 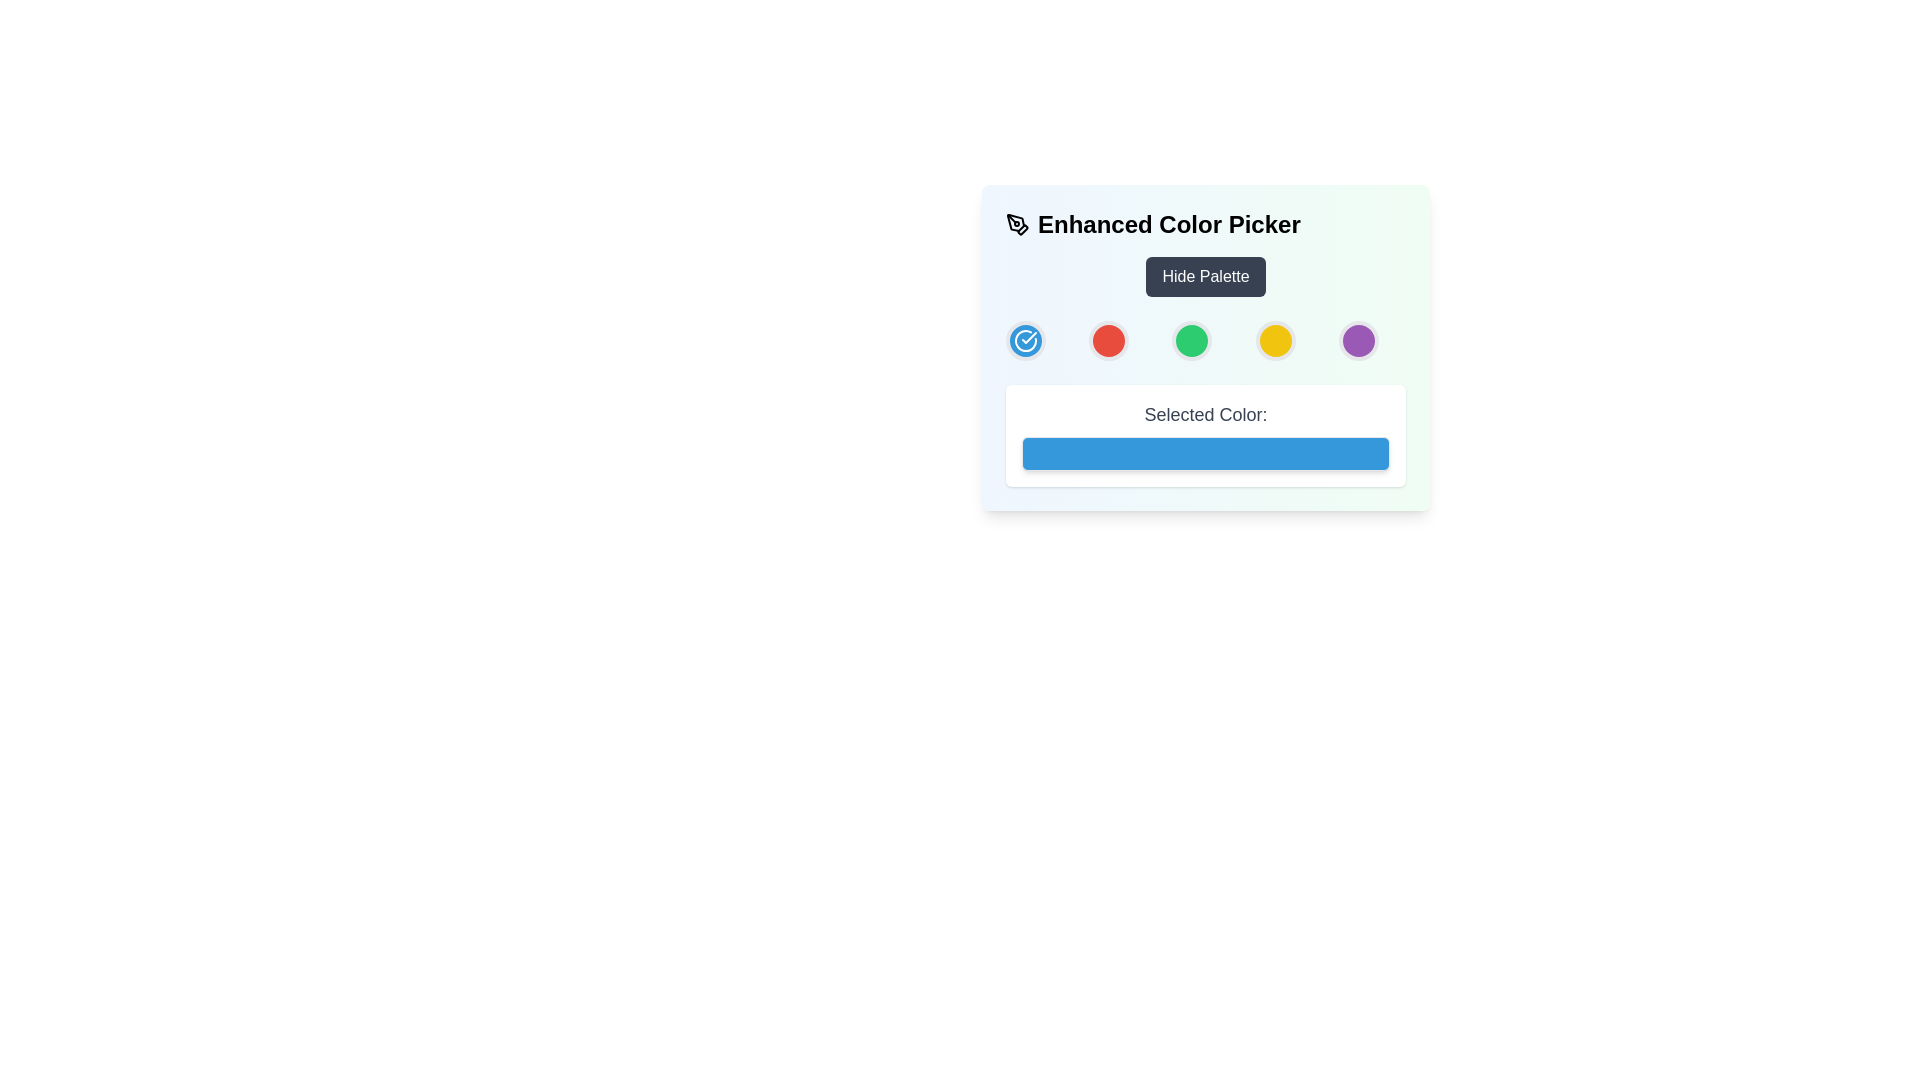 I want to click on the first circular button in the Enhanced Color Picker interface, so click(x=1026, y=339).